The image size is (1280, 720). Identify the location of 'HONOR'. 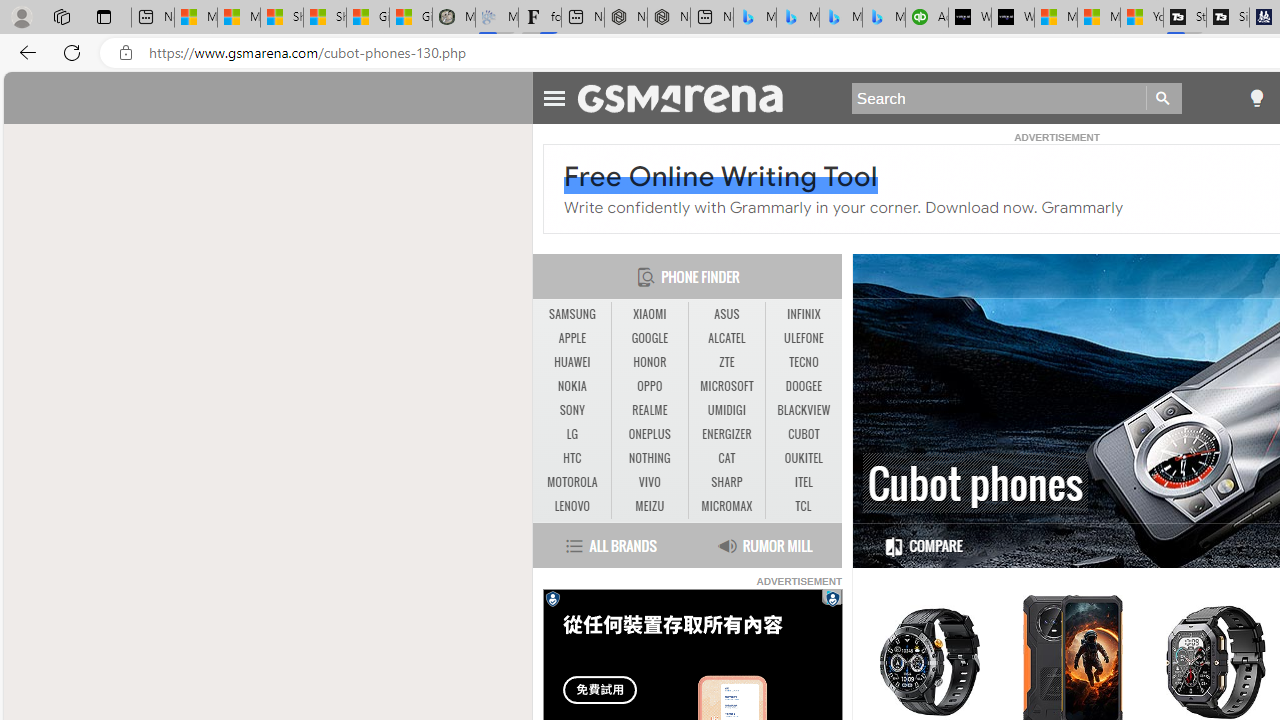
(650, 362).